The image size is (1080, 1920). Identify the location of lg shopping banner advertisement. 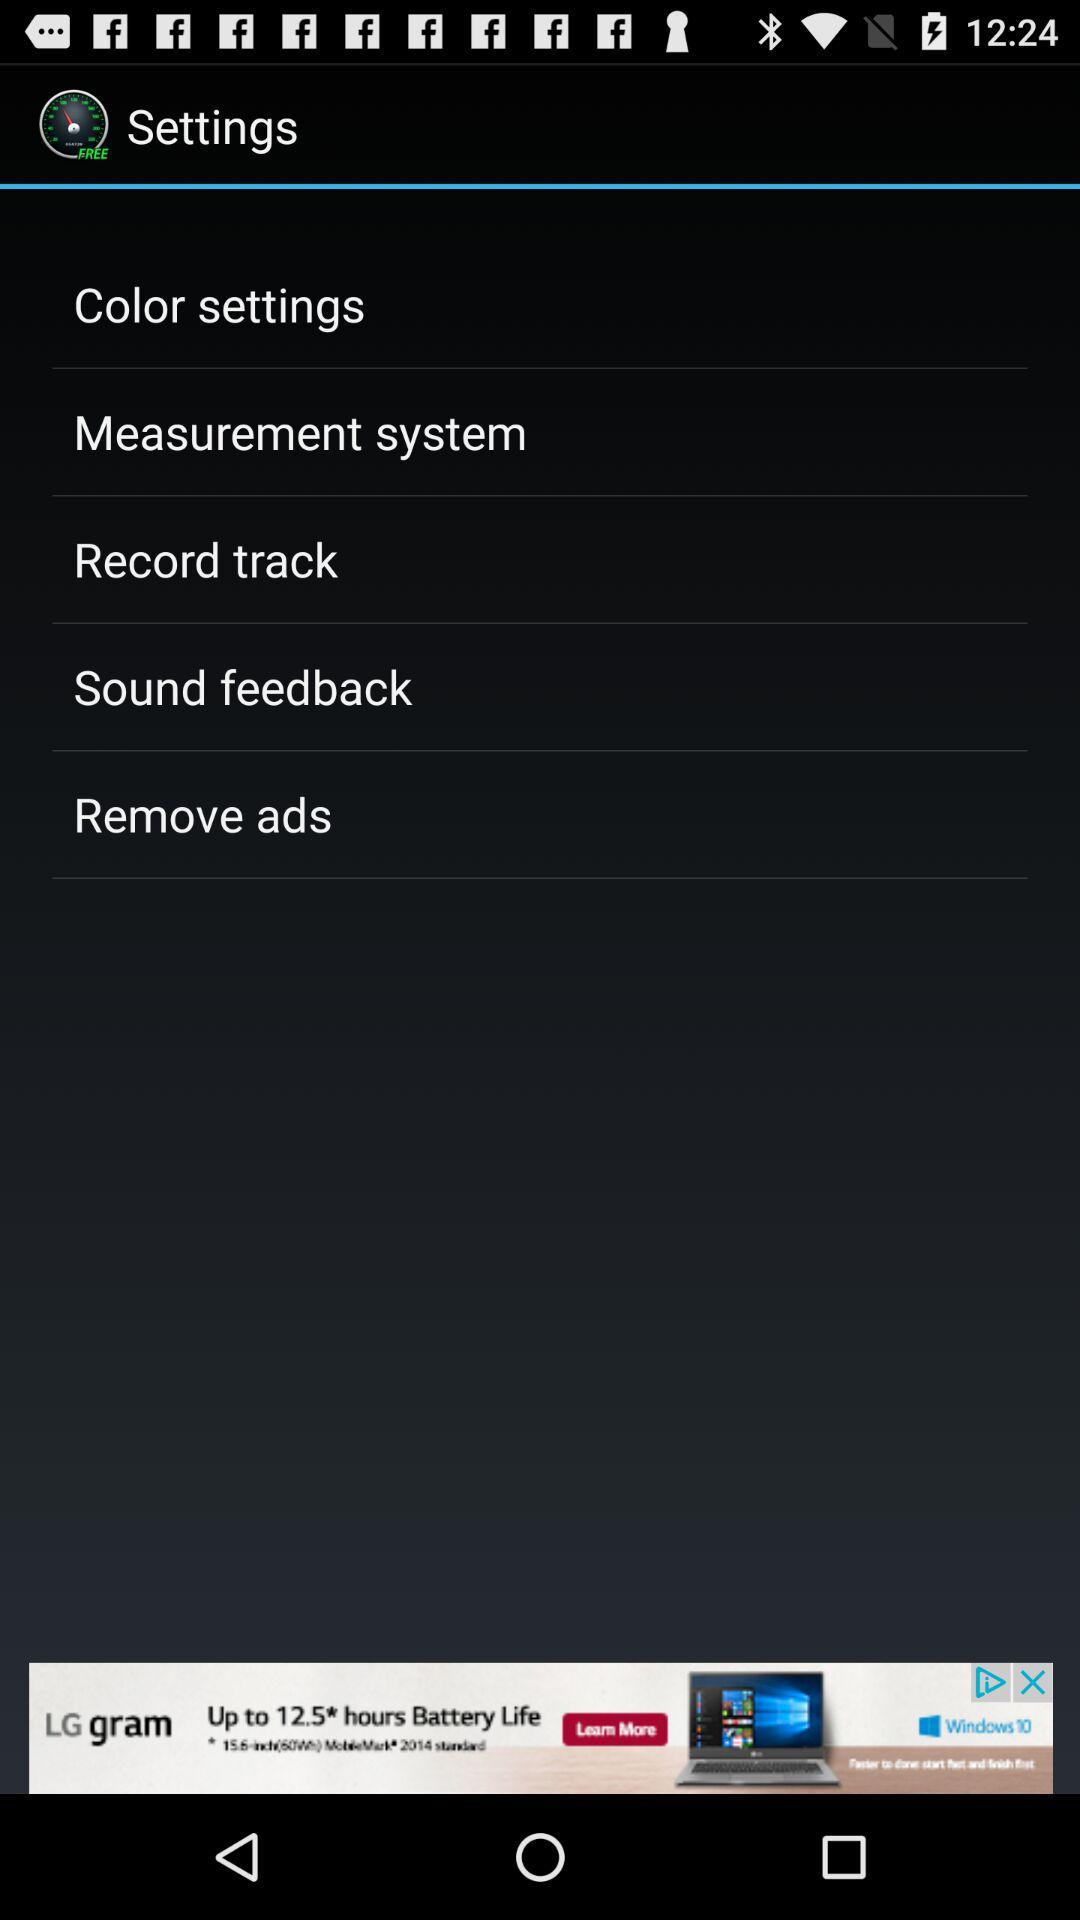
(540, 1727).